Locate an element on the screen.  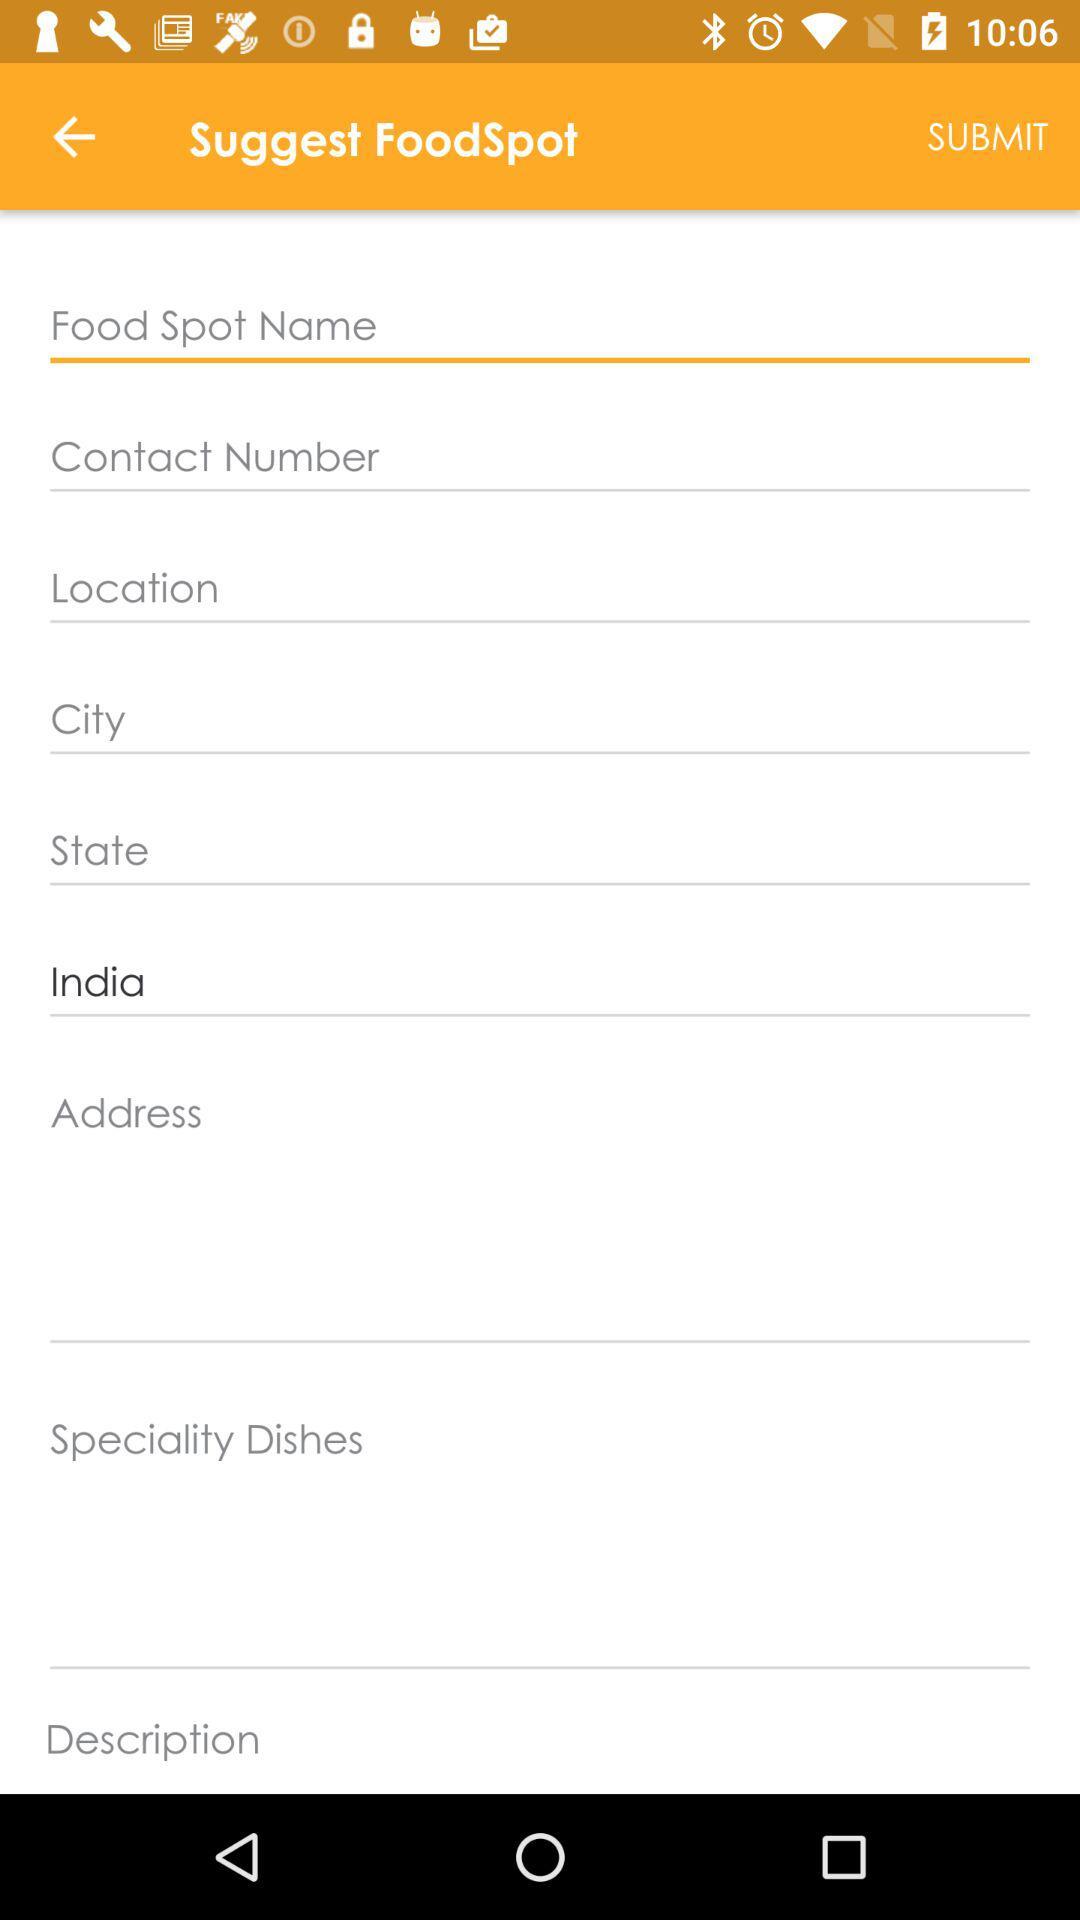
the submit item is located at coordinates (987, 135).